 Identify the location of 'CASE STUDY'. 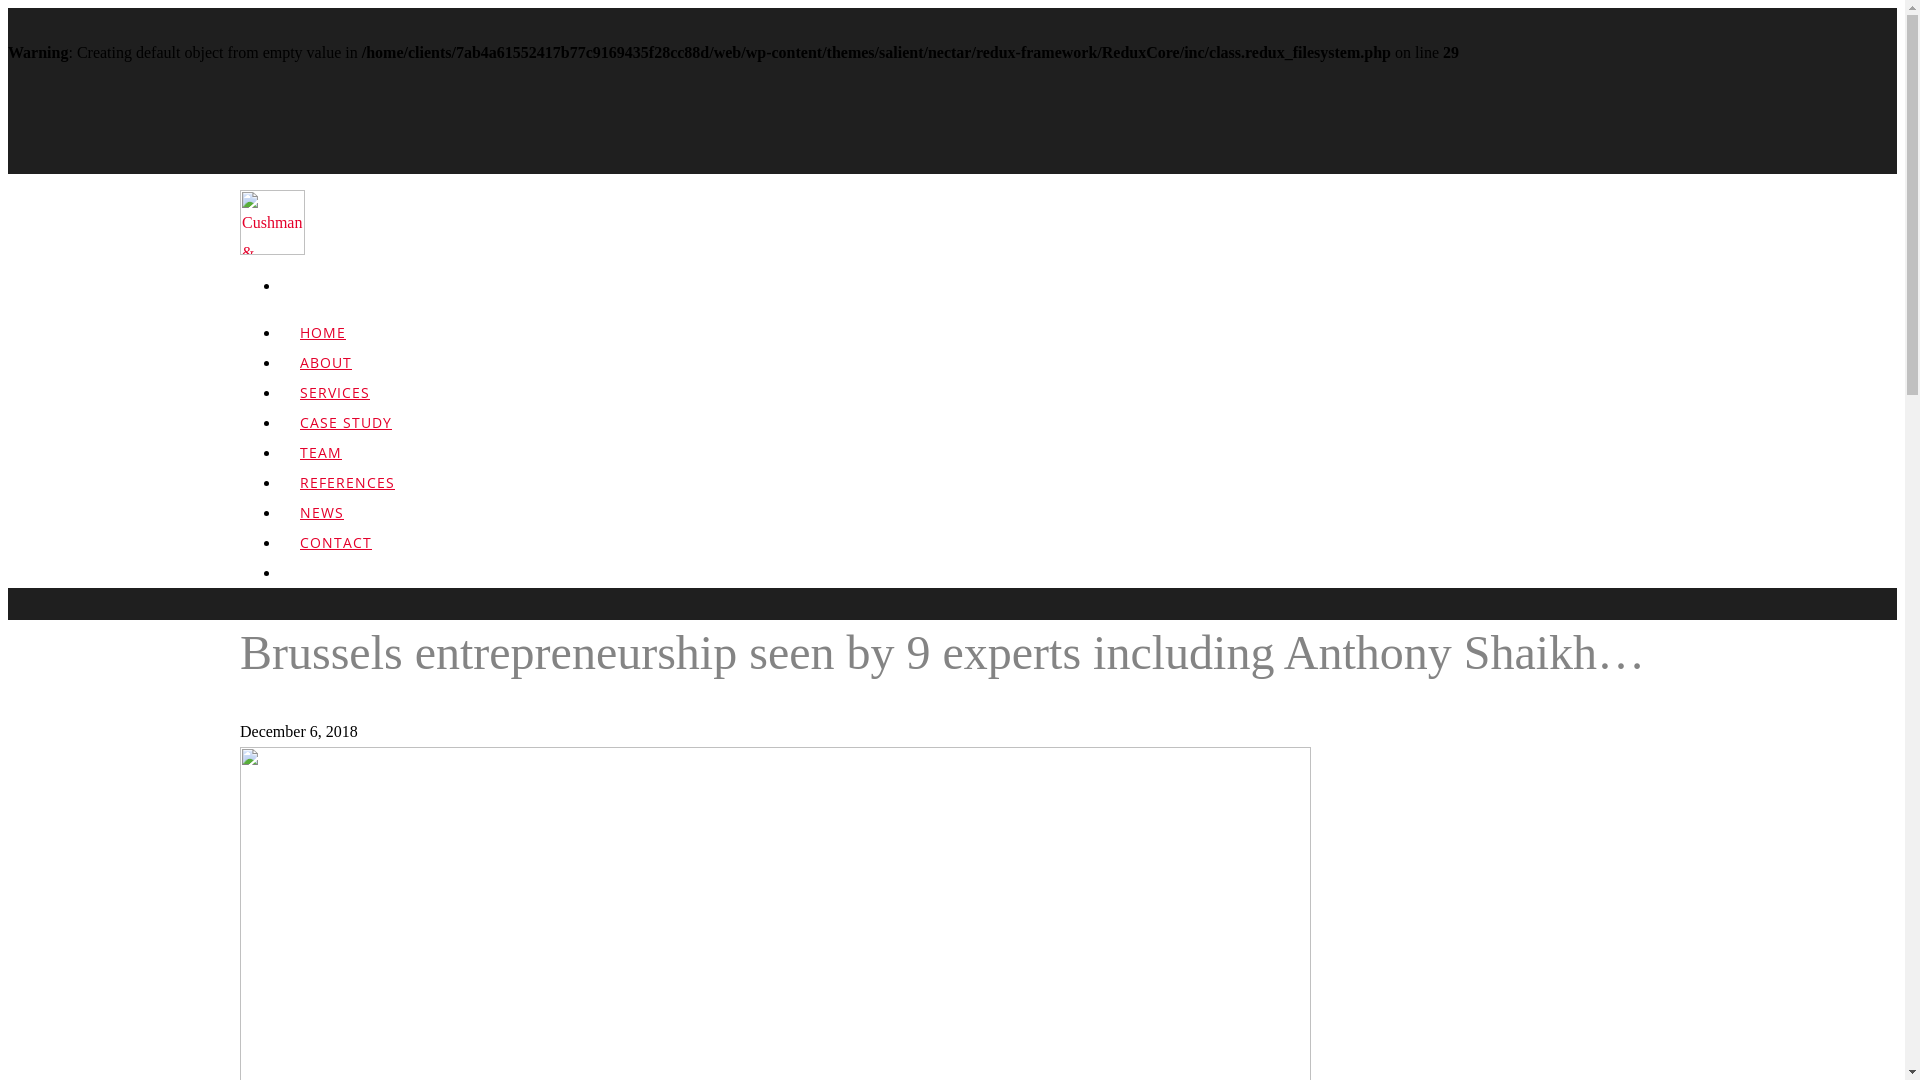
(345, 435).